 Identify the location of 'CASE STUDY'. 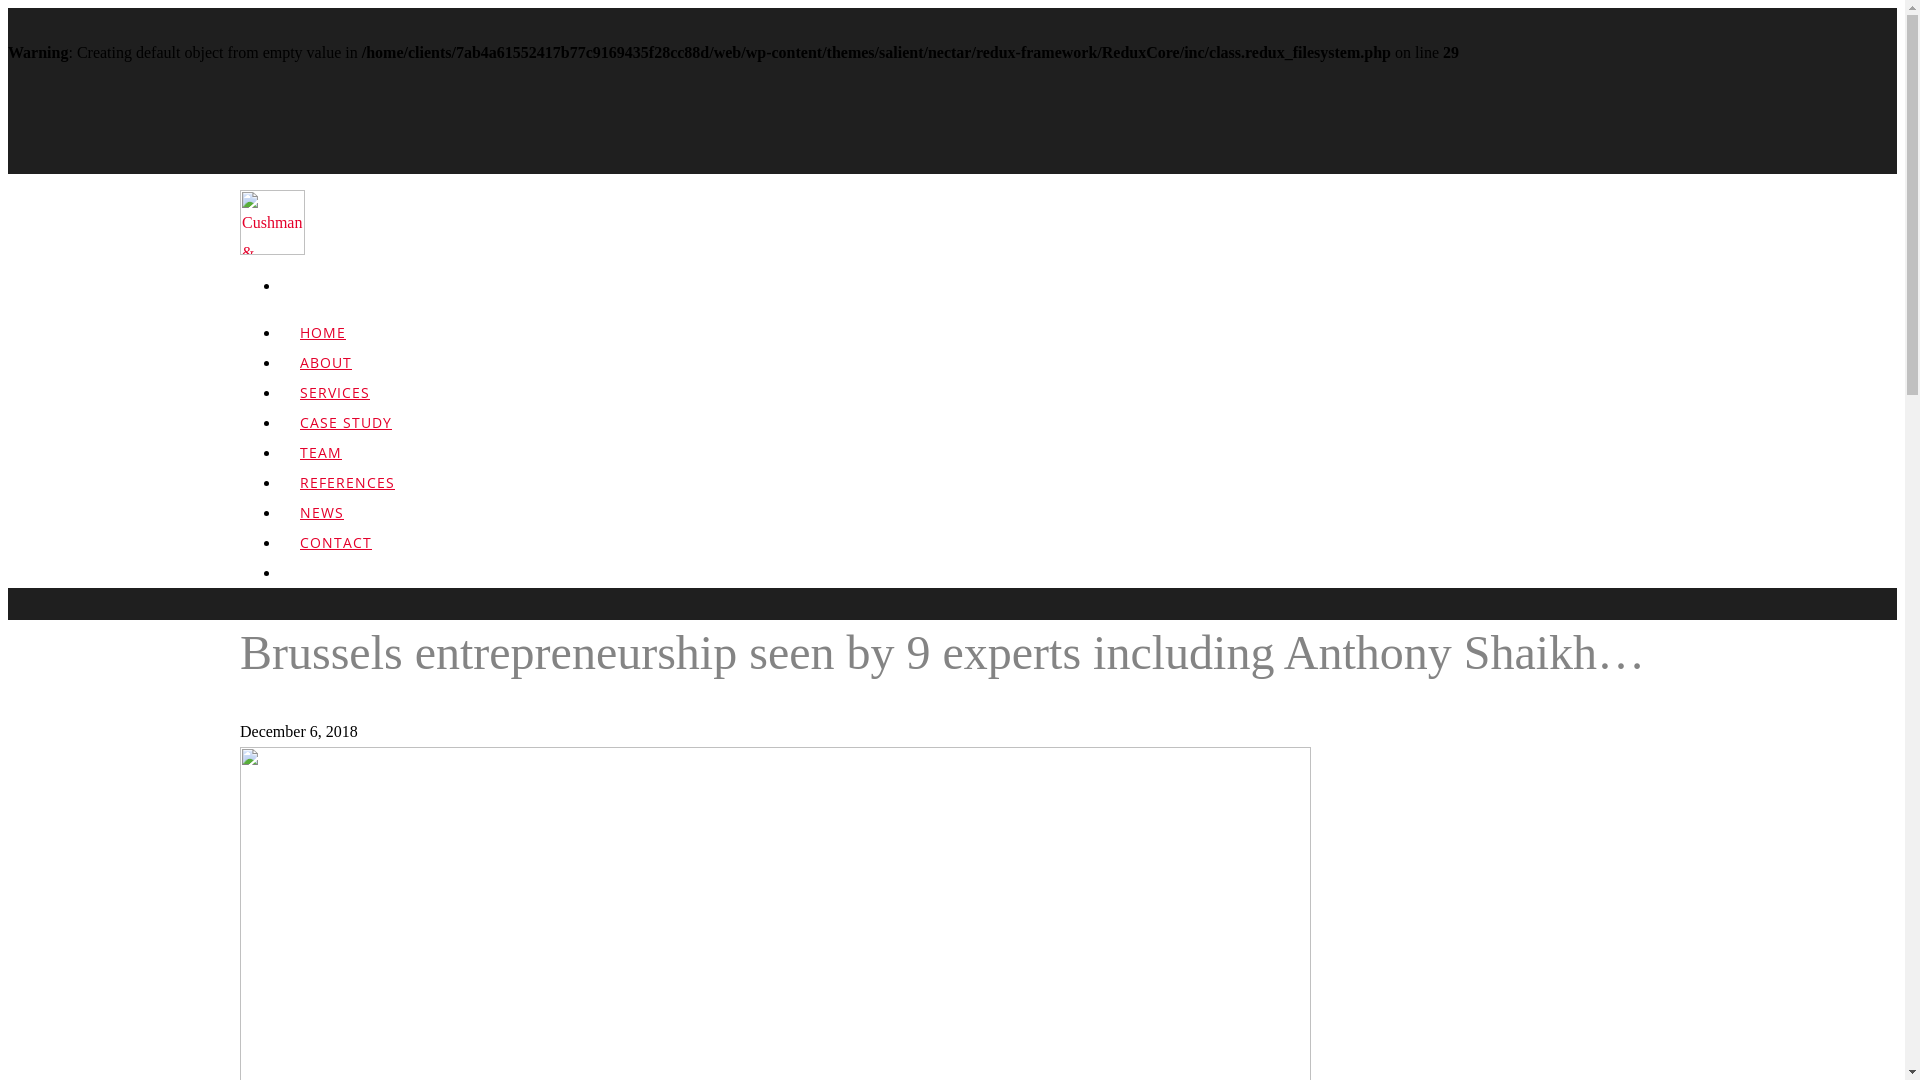
(345, 435).